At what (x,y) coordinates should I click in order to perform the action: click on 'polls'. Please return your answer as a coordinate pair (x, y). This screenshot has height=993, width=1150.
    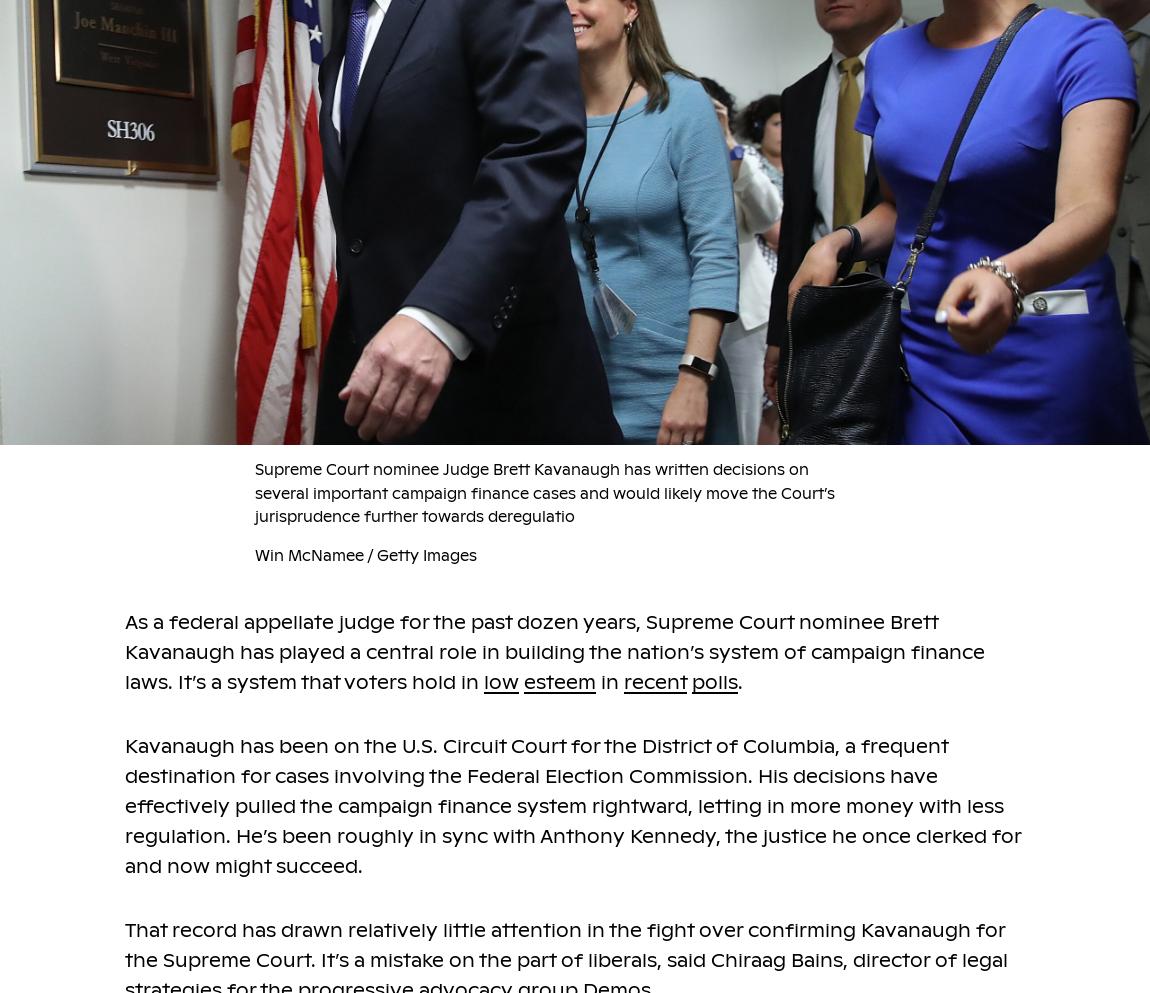
    Looking at the image, I should click on (713, 682).